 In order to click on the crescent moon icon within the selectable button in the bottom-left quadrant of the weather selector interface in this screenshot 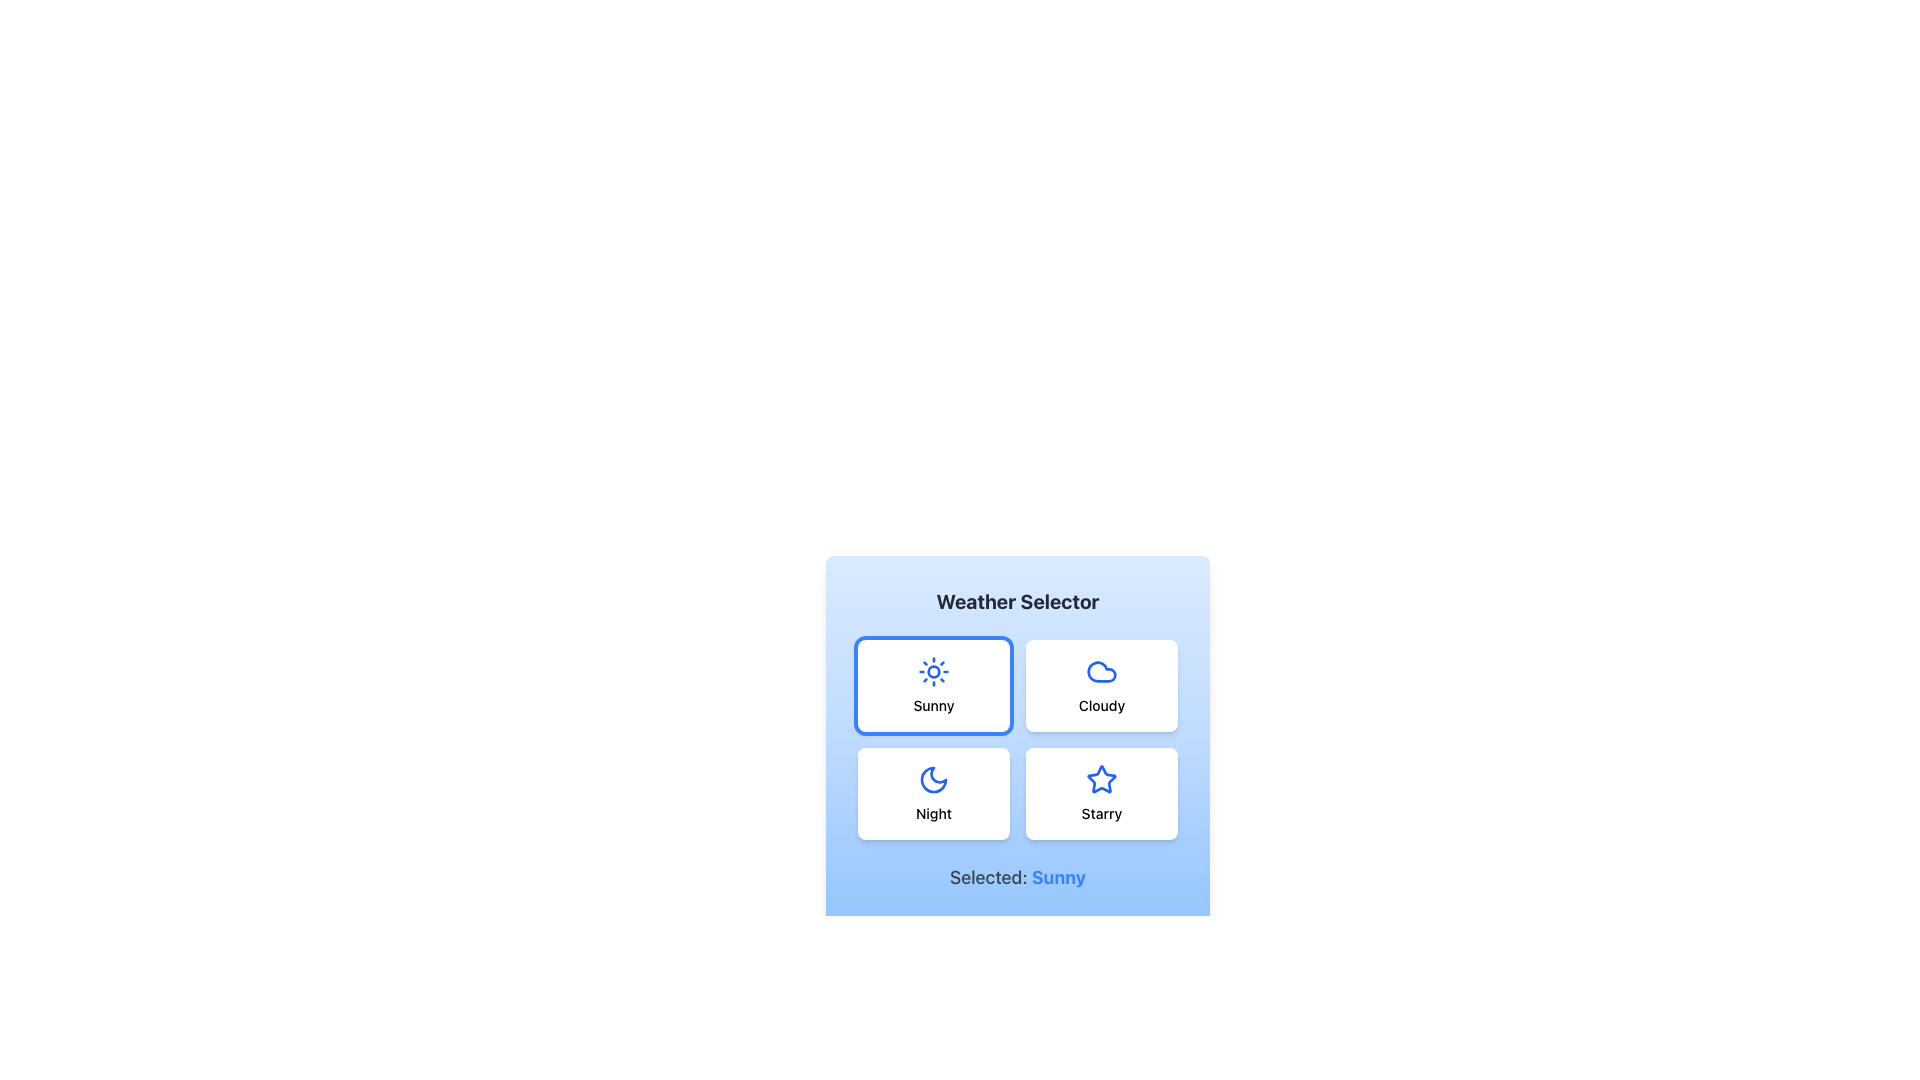, I will do `click(933, 778)`.